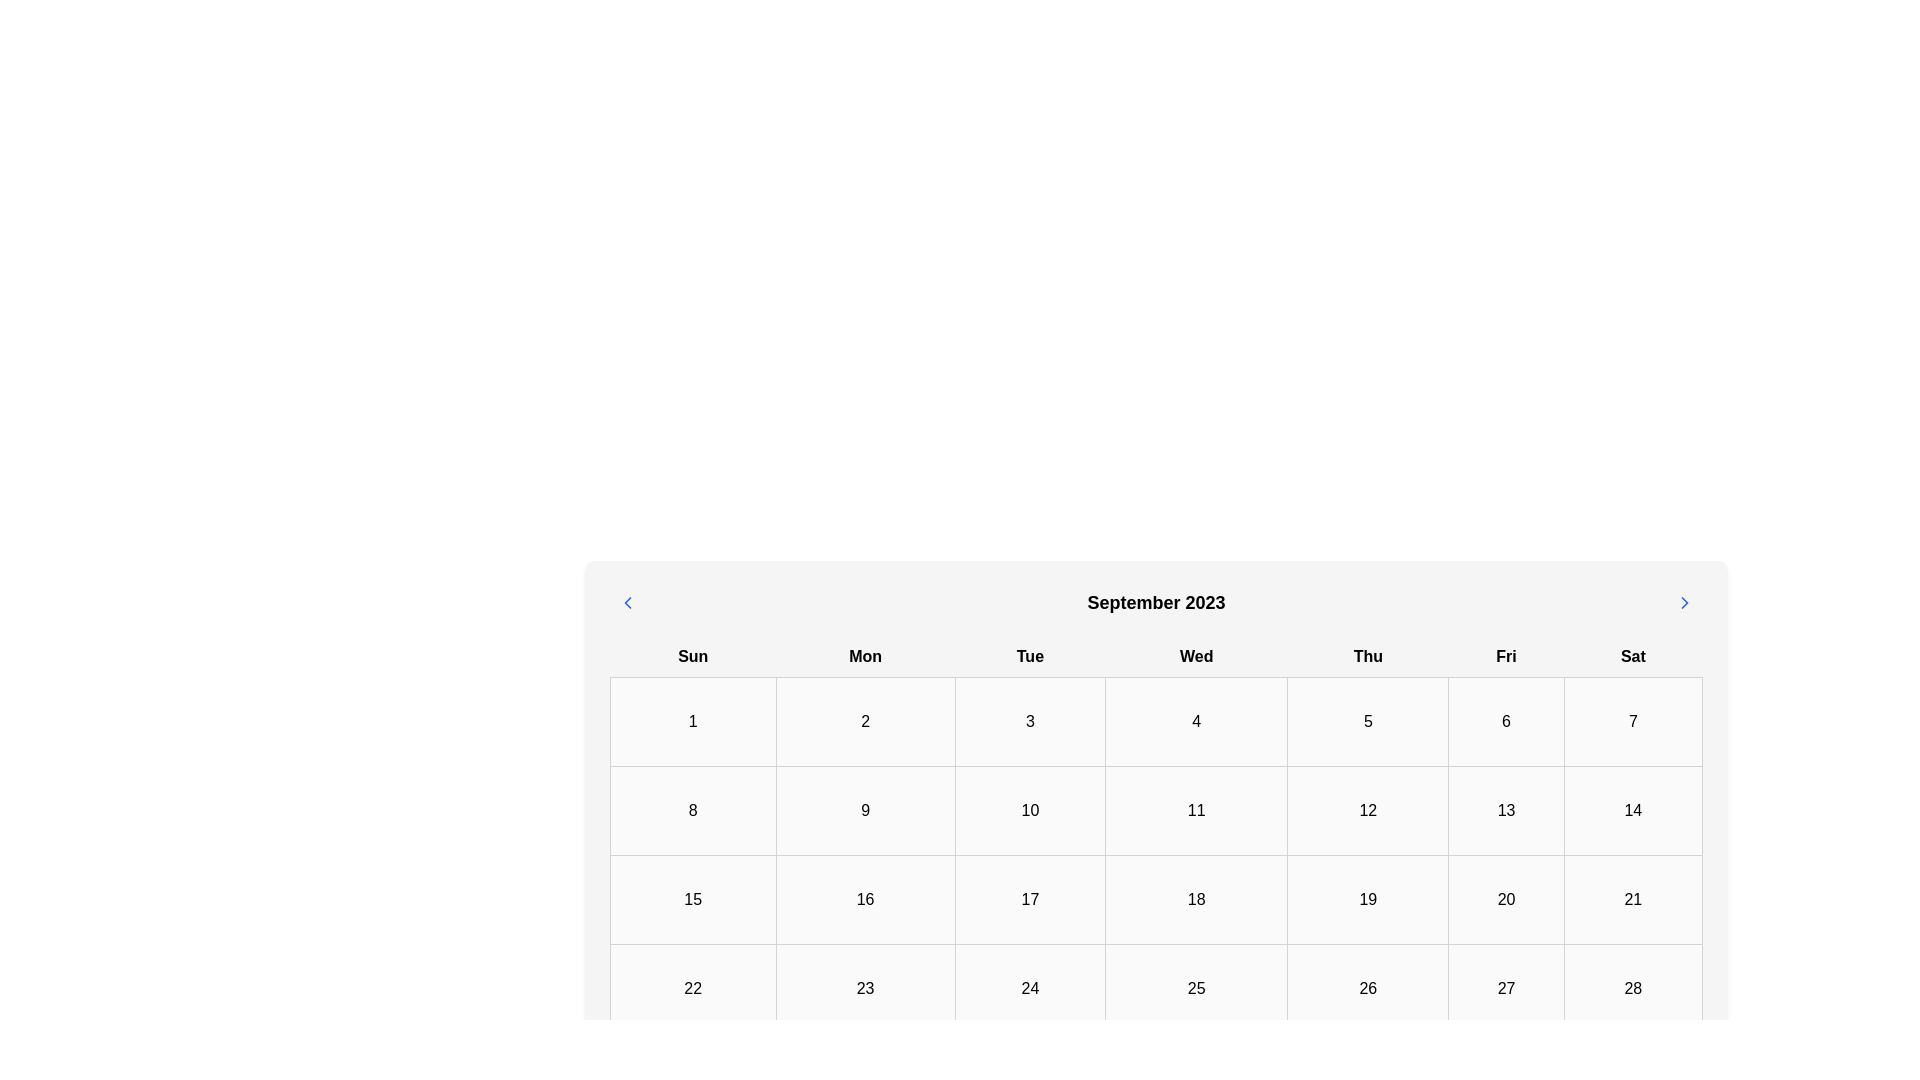 This screenshot has height=1080, width=1920. I want to click on the text label displaying 'Wed', which is the fourth segment in a row of abbreviated weekday names, positioned between 'Tue' and 'Thu', so click(1196, 657).